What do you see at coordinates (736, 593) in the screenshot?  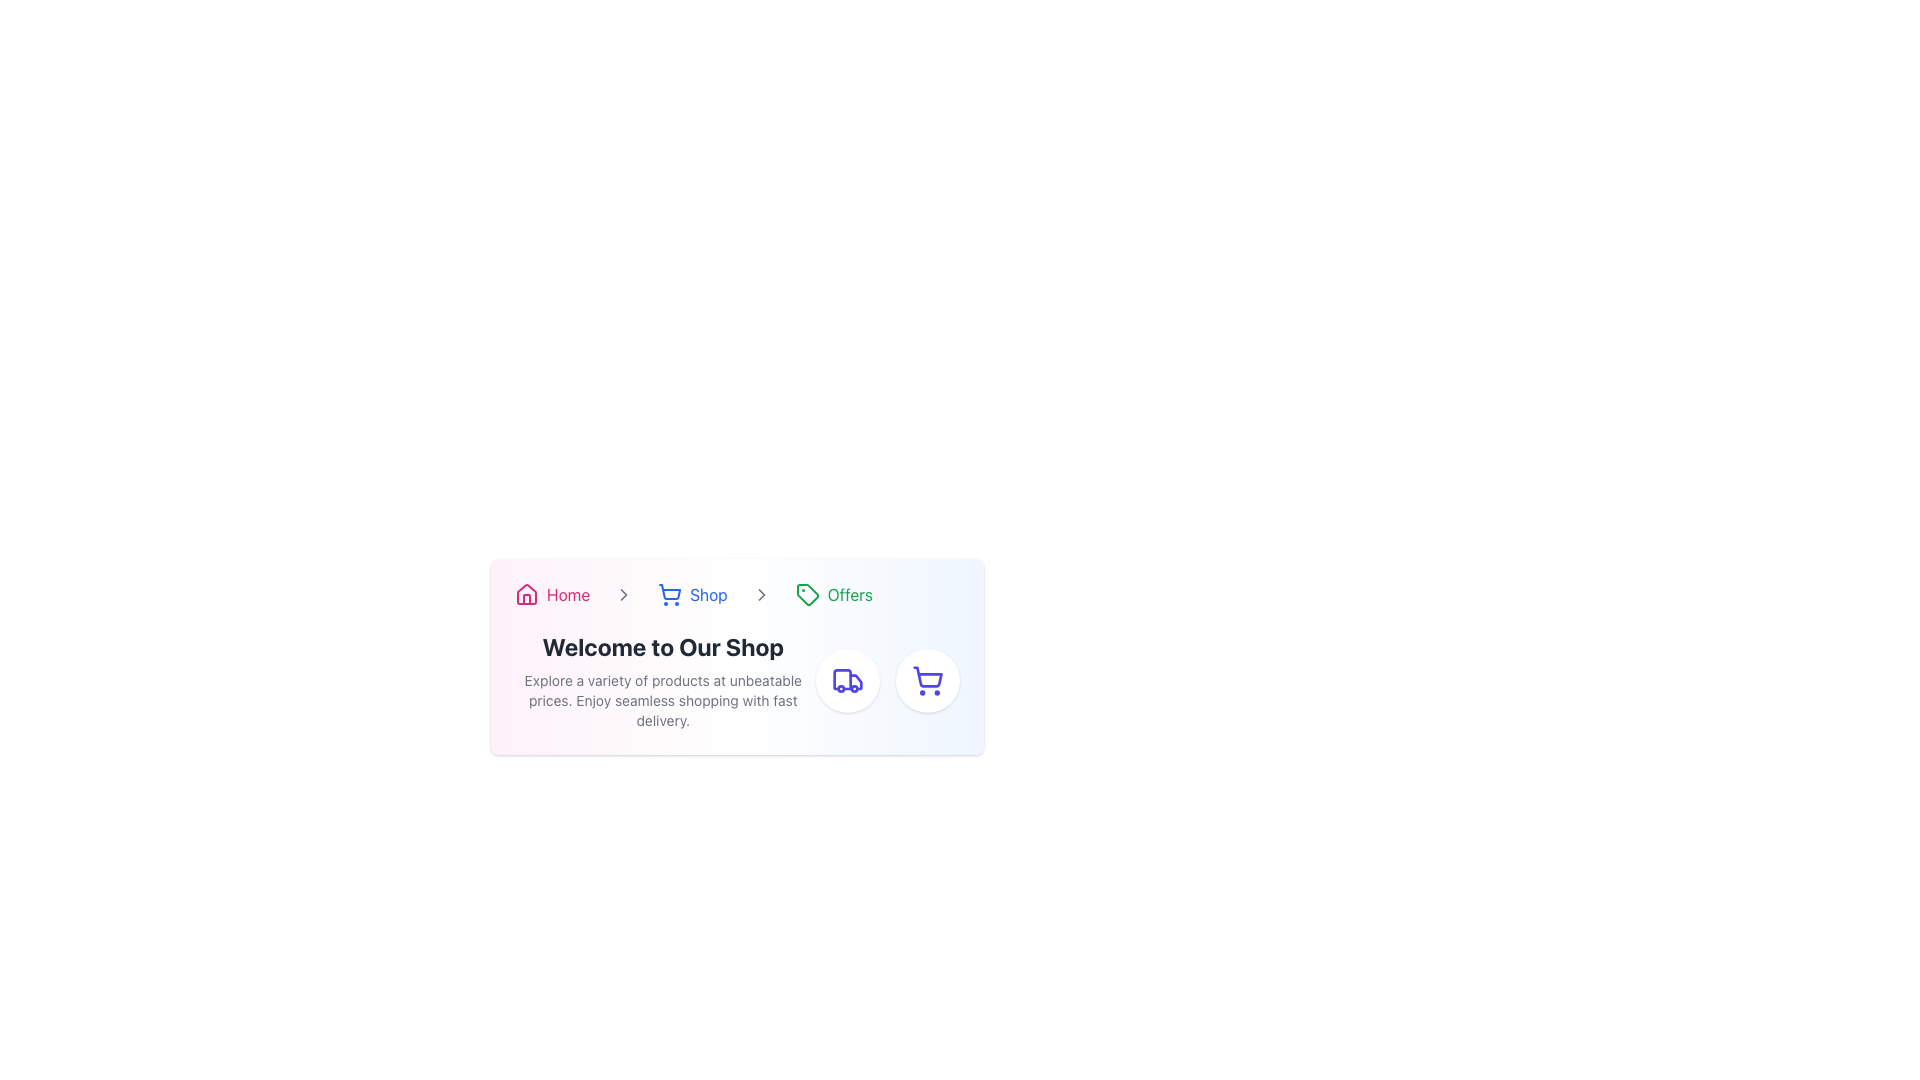 I see `the Breadcrumb navigation bar located at the top of the card` at bounding box center [736, 593].